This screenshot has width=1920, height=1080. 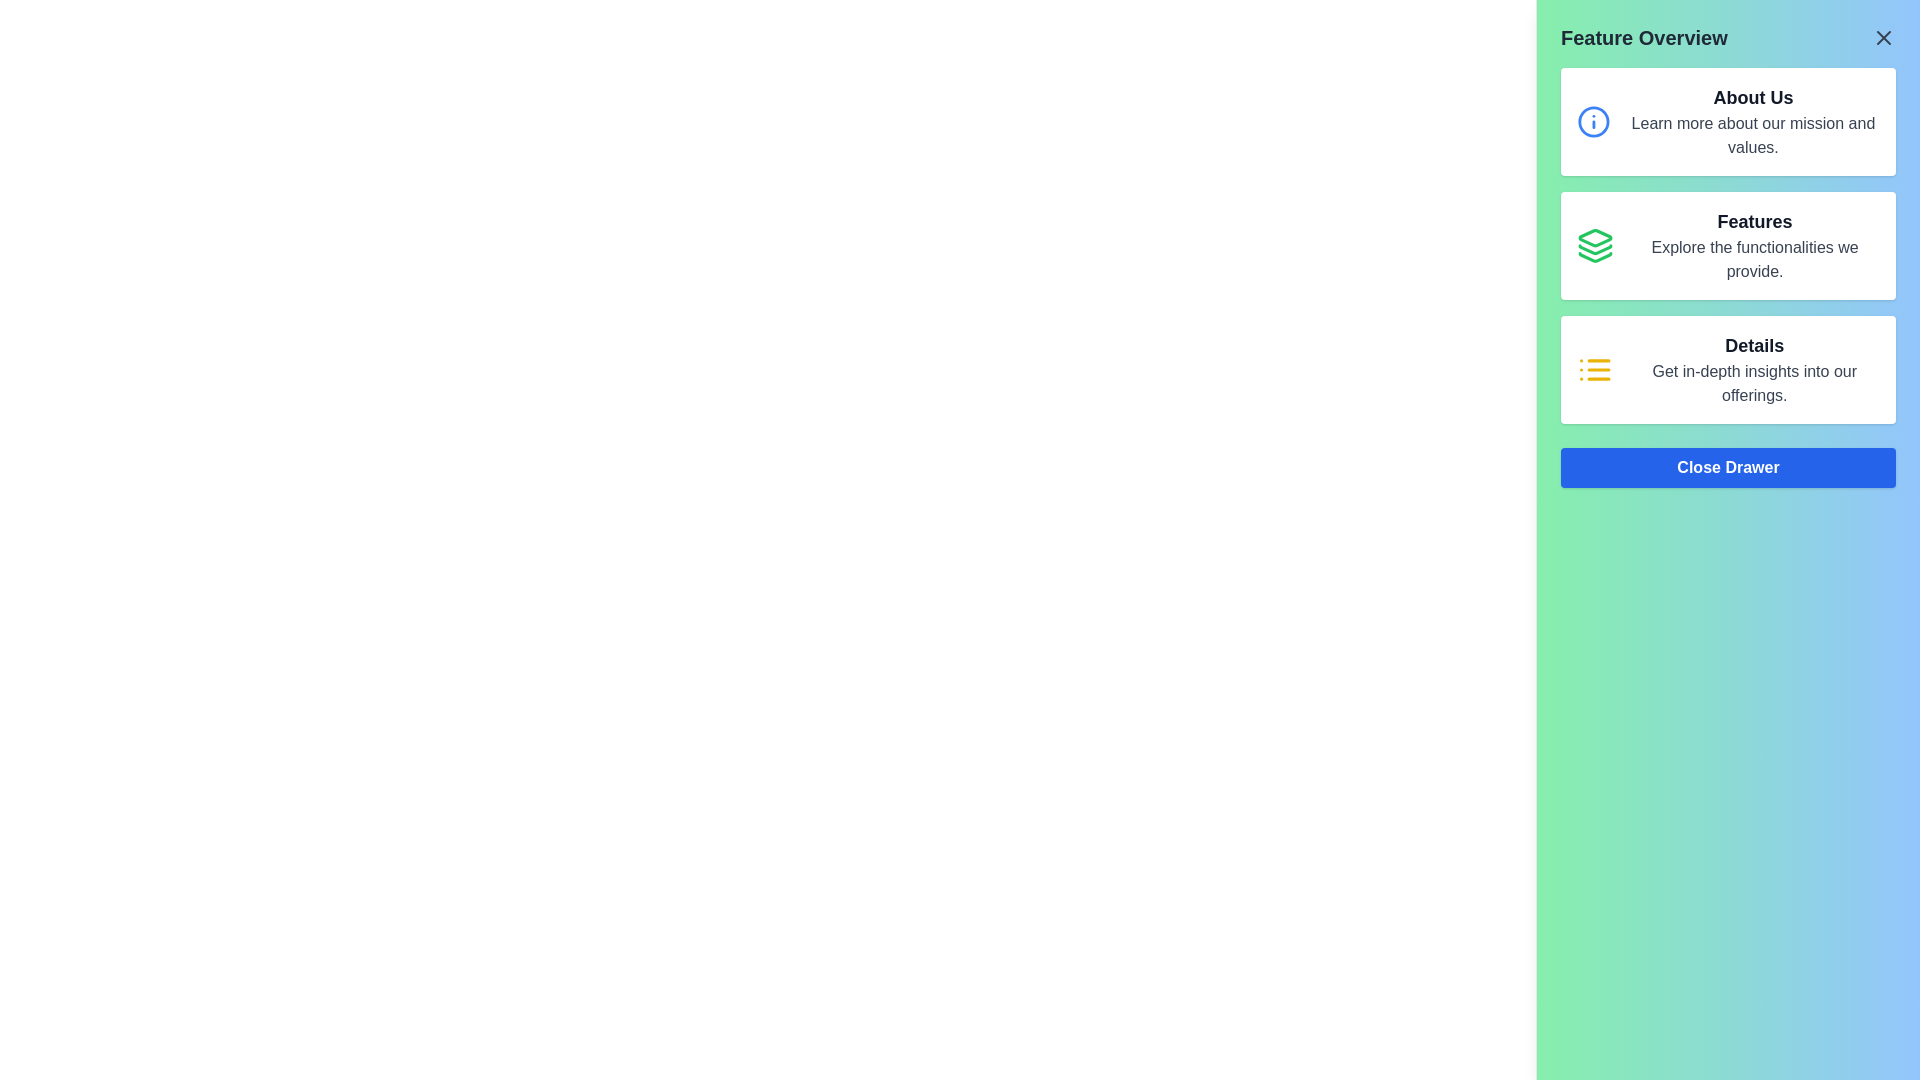 I want to click on the text label 'Feature Overview' styled with bold typography and a larger font size, located at the top-left corner of the right-hand-side sliding panel with a gradient green to blue background, so click(x=1644, y=38).